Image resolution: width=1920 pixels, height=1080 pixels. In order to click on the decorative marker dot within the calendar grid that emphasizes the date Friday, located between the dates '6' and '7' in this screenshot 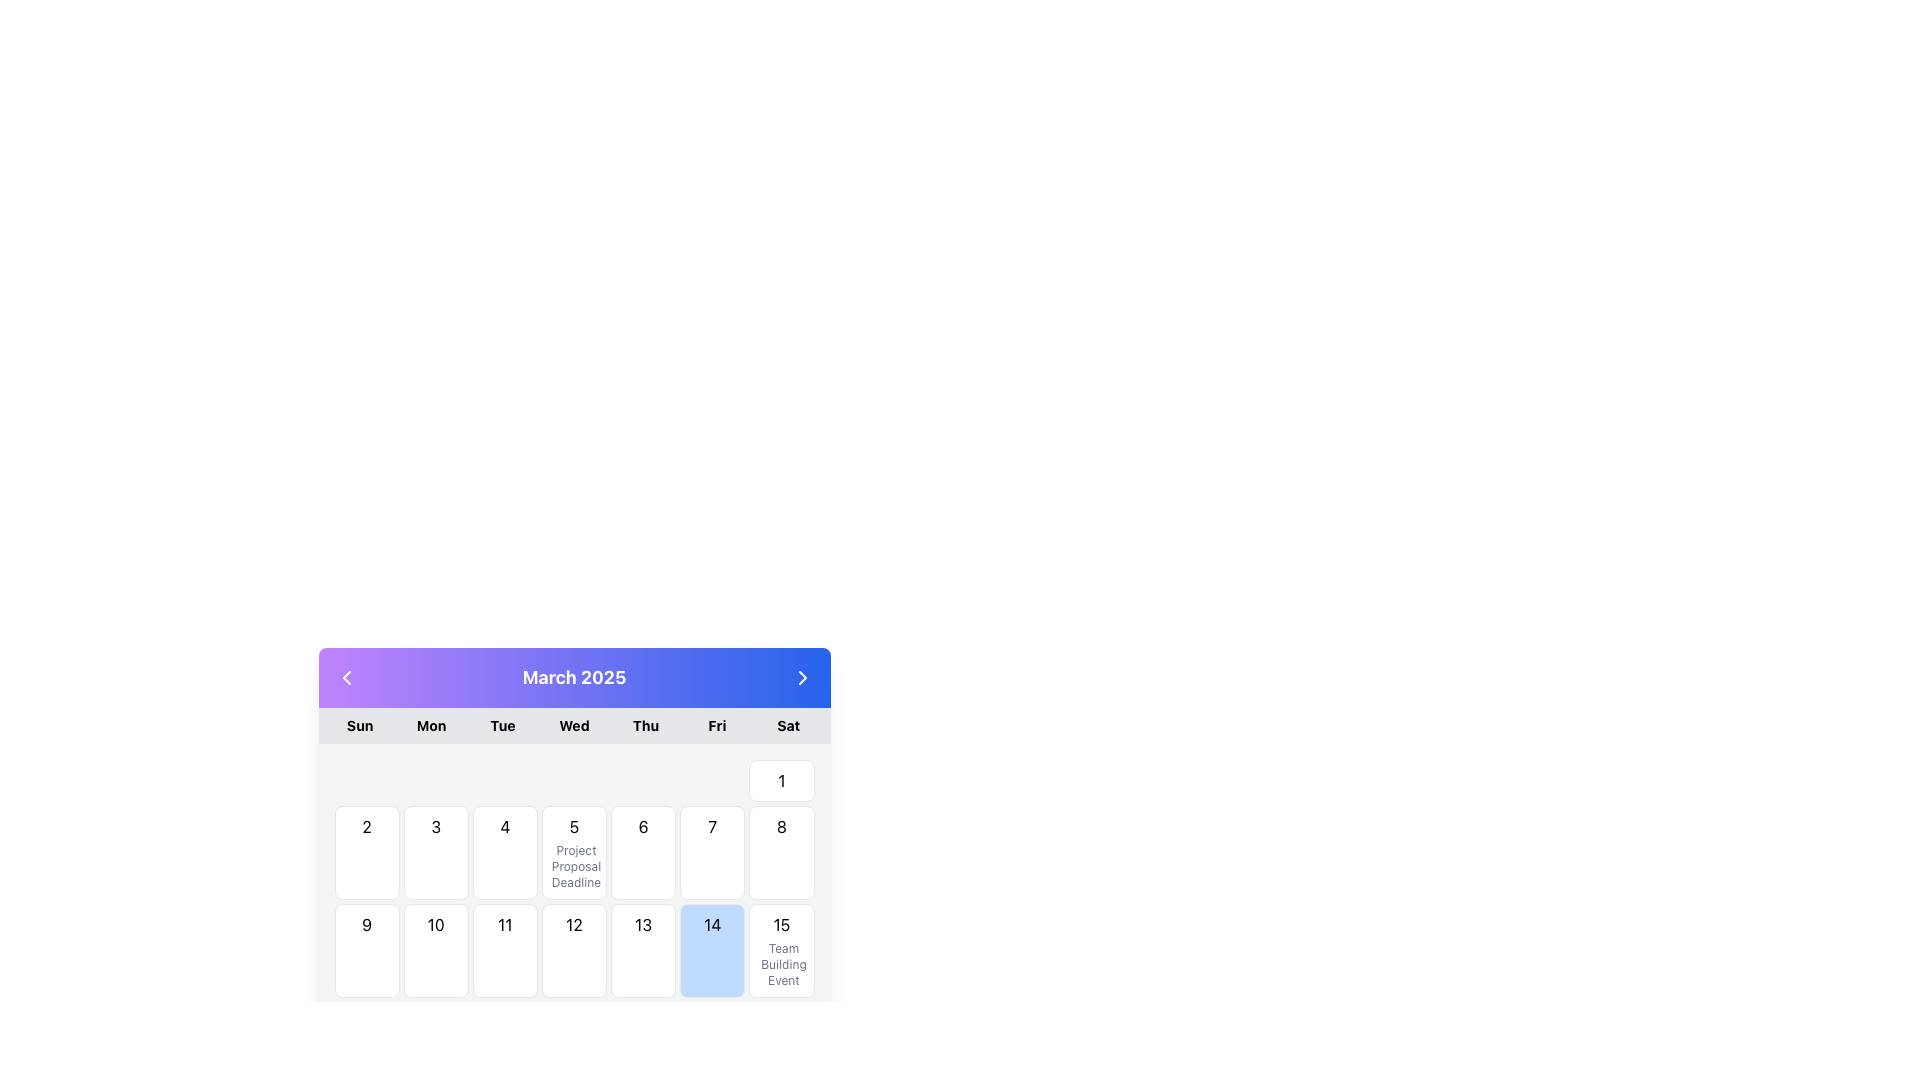, I will do `click(712, 779)`.